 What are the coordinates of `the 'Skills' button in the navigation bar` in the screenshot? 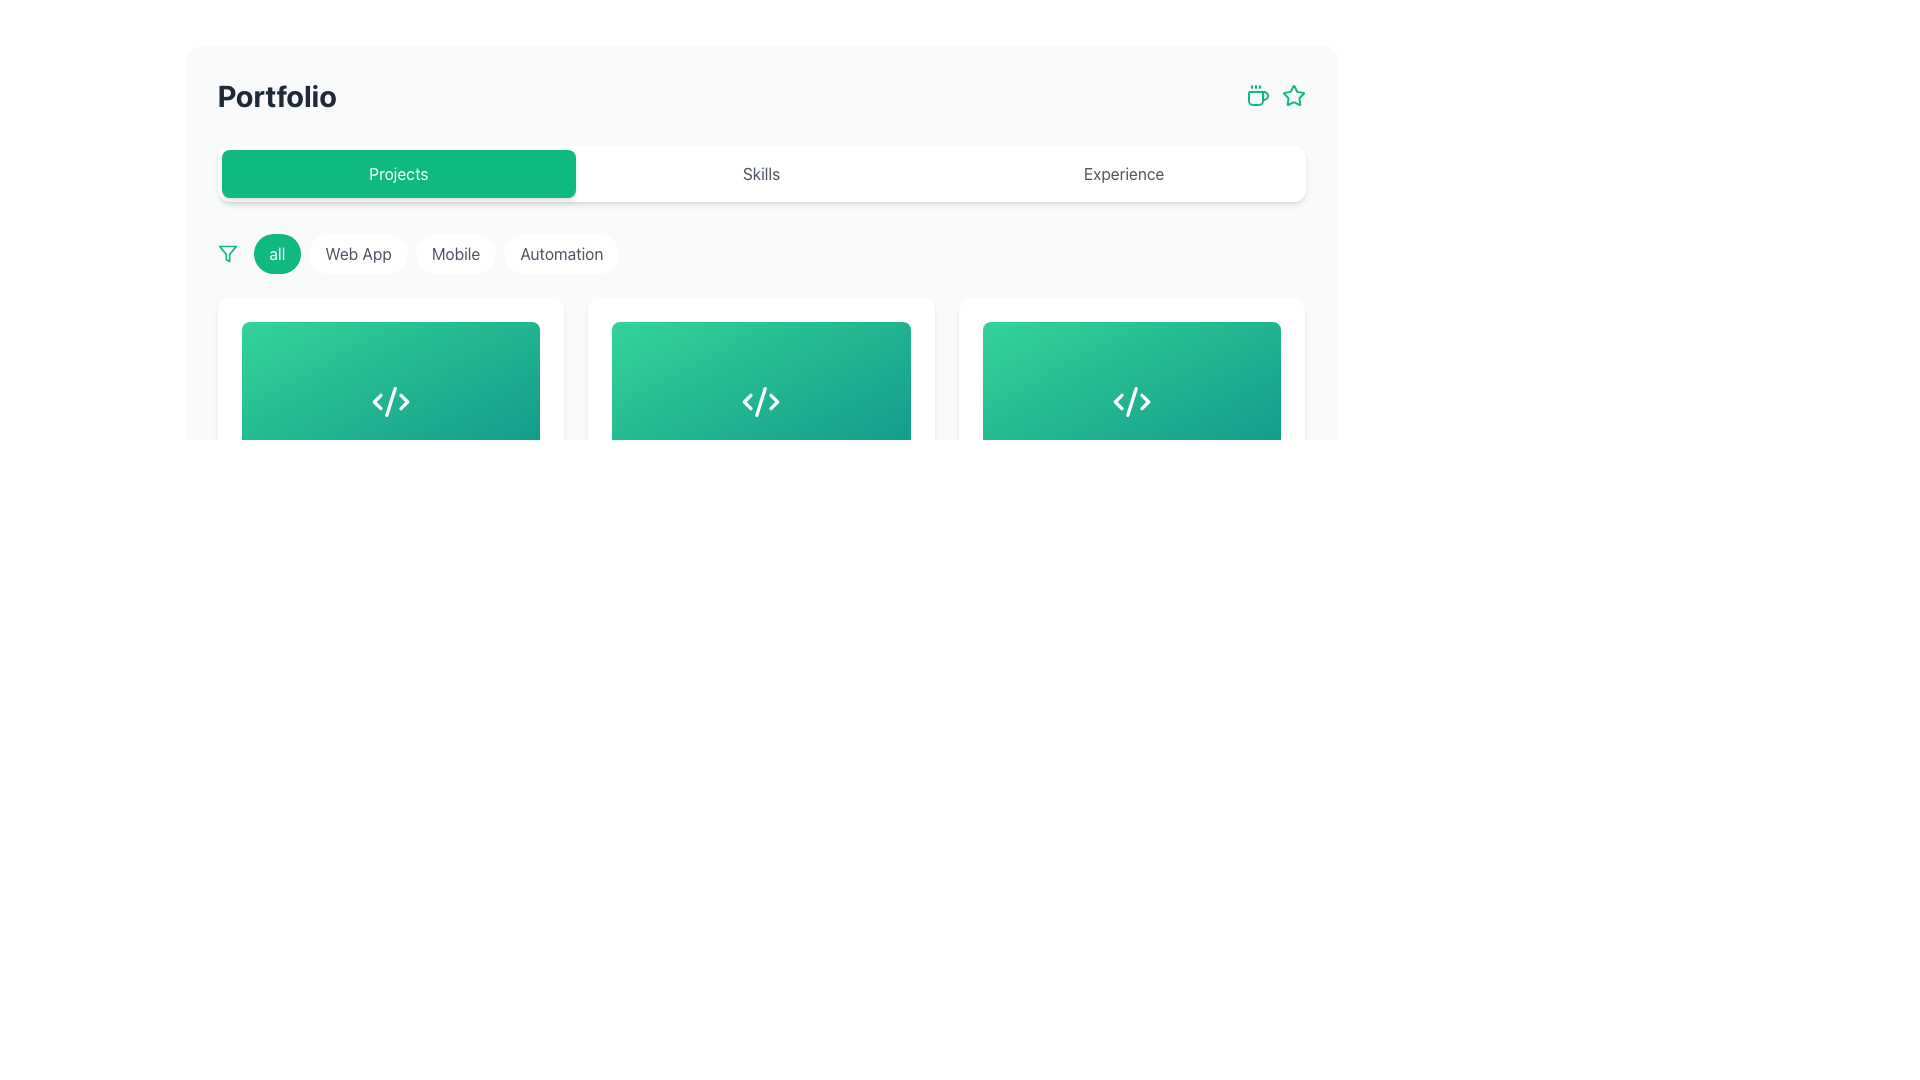 It's located at (760, 172).